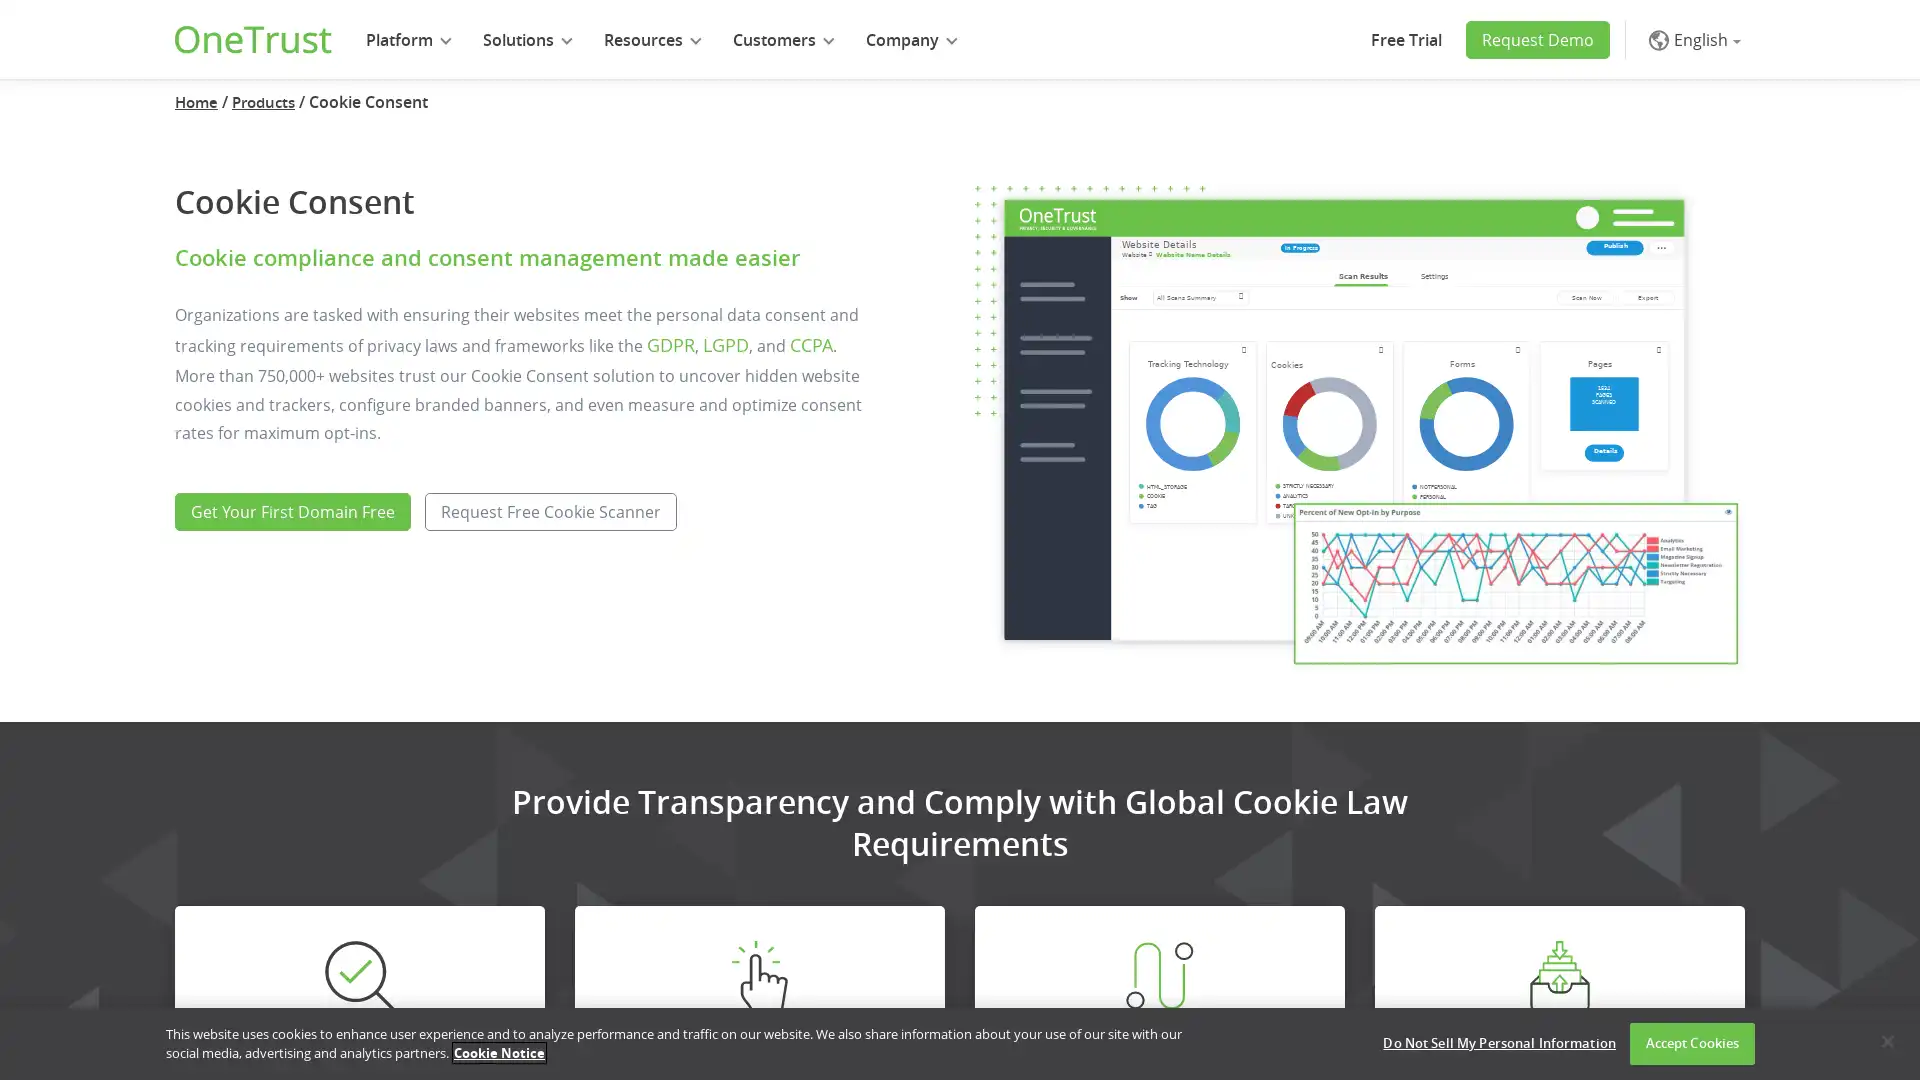  What do you see at coordinates (1886, 1040) in the screenshot?
I see `Close` at bounding box center [1886, 1040].